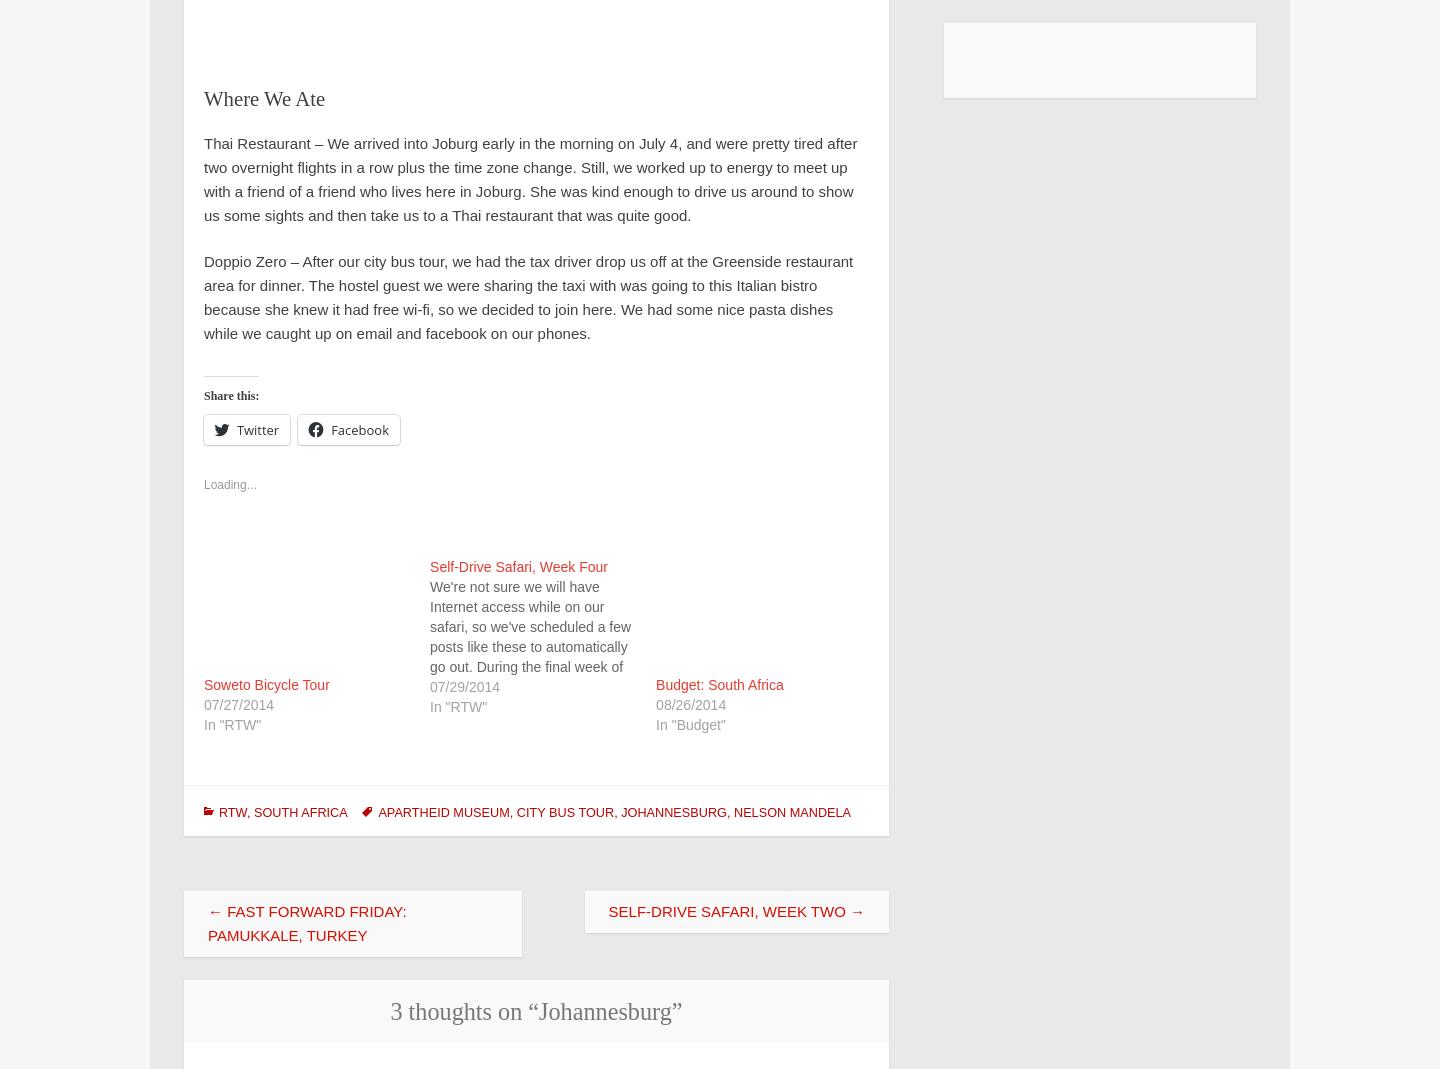 The image size is (1440, 1069). I want to click on 'Thai Restaurant – We arrived into Joburg early in the morning on July 4, and were pretty tired after two overnight flights in a row plus the time zone change. Still, we worked up to energy to meet up with a friend of a friend who lives here in Joburg. She was kind enough to drive us around to show us some sights and then take us to a Thai restaurant that was quite good.', so click(529, 178).